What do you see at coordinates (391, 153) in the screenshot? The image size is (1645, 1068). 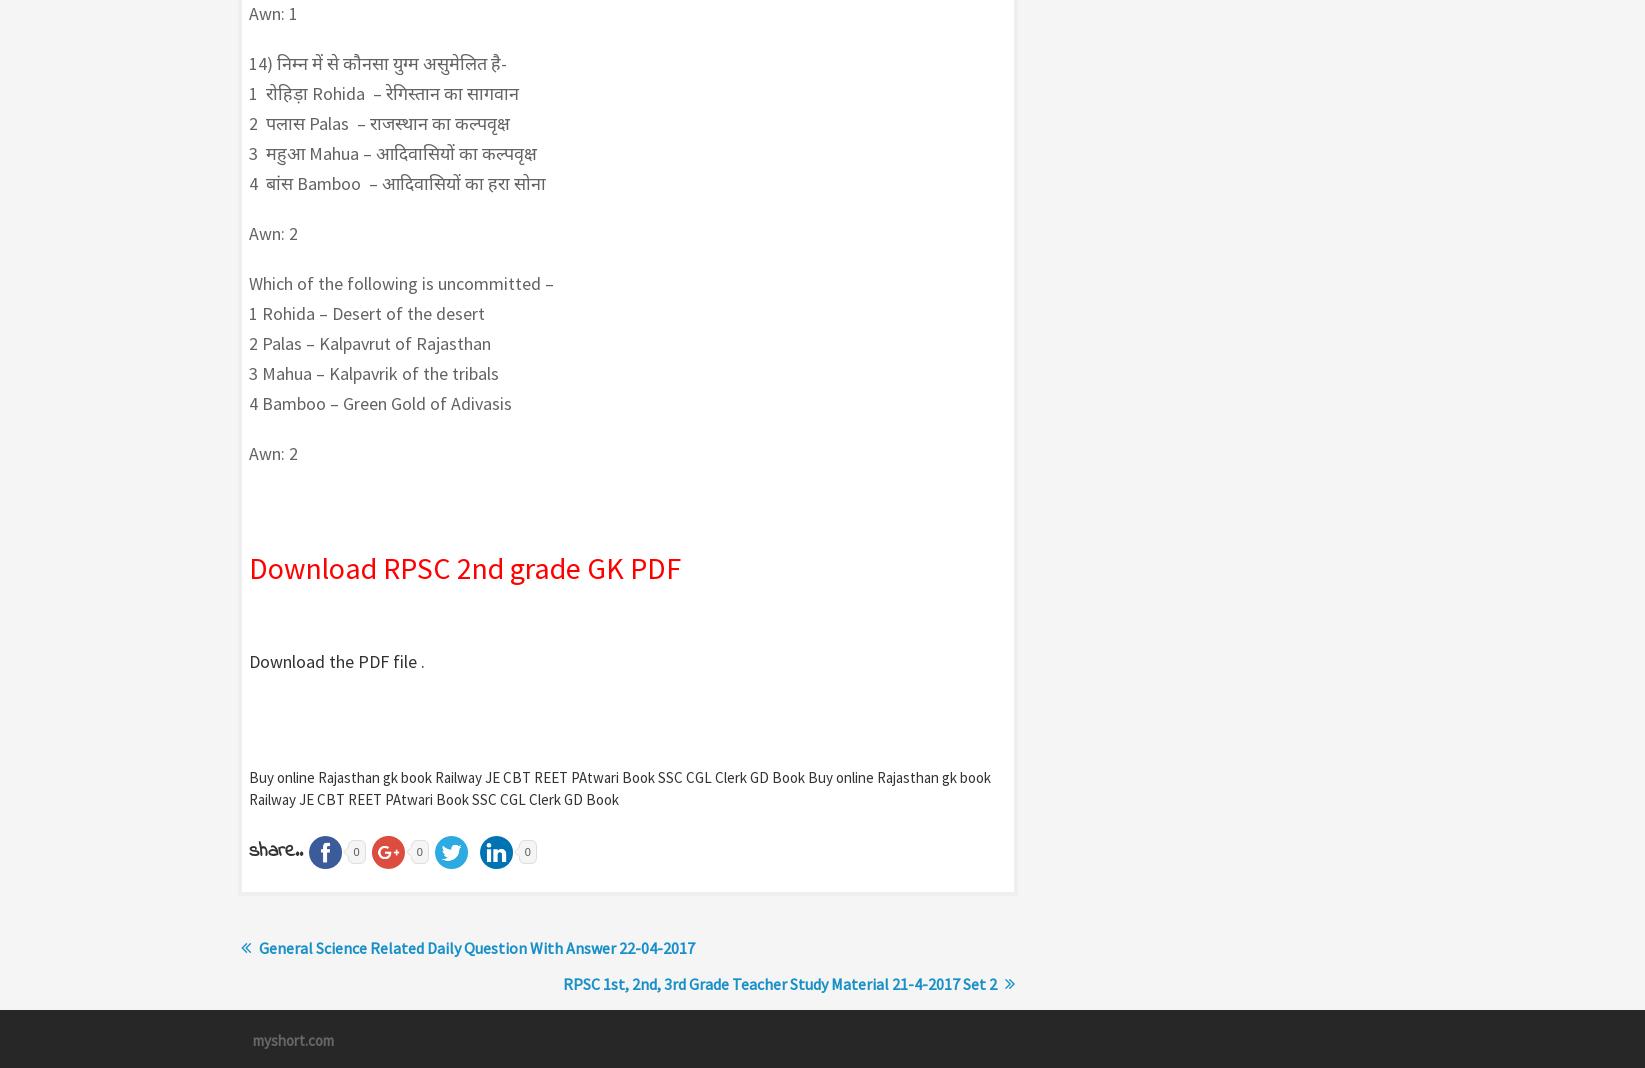 I see `'3  महुआ Mahua – आदिवासियों का कल्पवृक्ष'` at bounding box center [391, 153].